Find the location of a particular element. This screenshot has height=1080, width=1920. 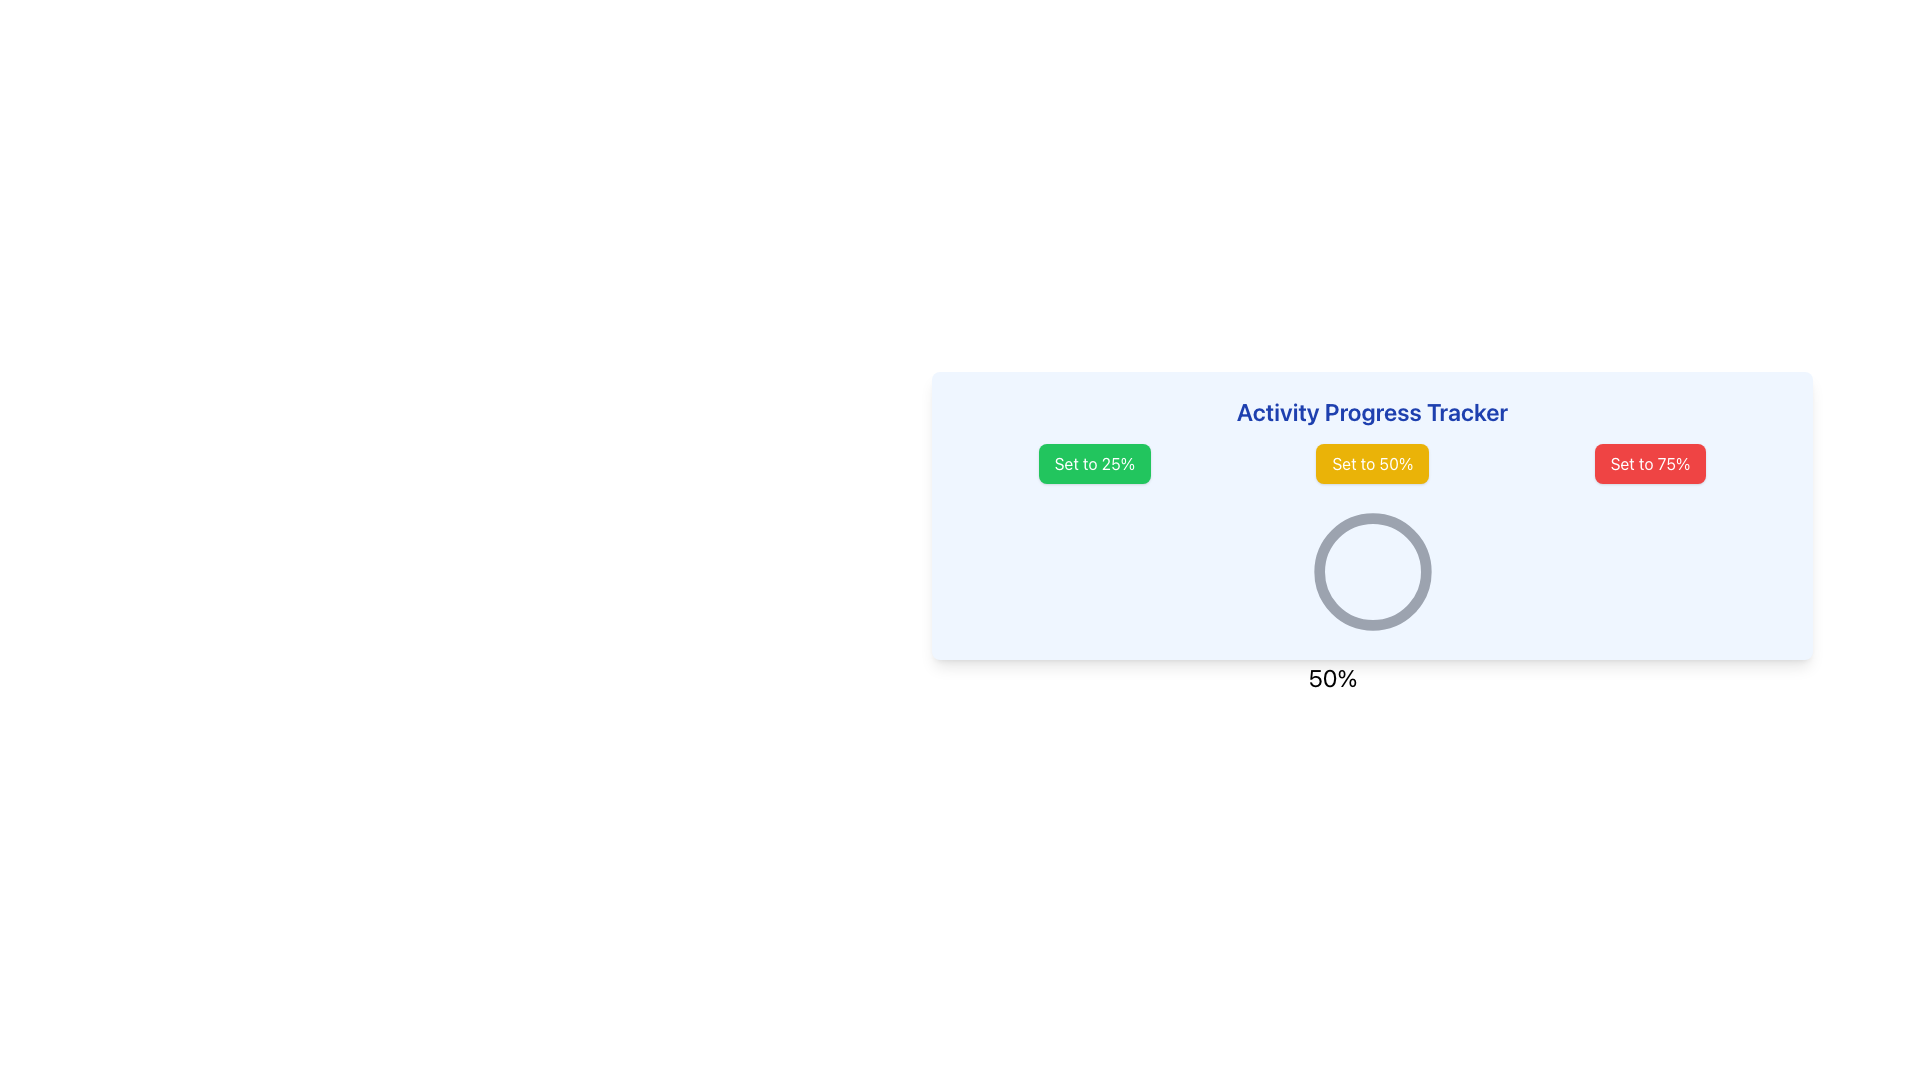

the Text Label that indicates a progress-related value, positioned centrally within a circular element below the buttons labeled 'Set to 25%', 'Set to 50%', and 'Set to 75%.' is located at coordinates (1333, 677).